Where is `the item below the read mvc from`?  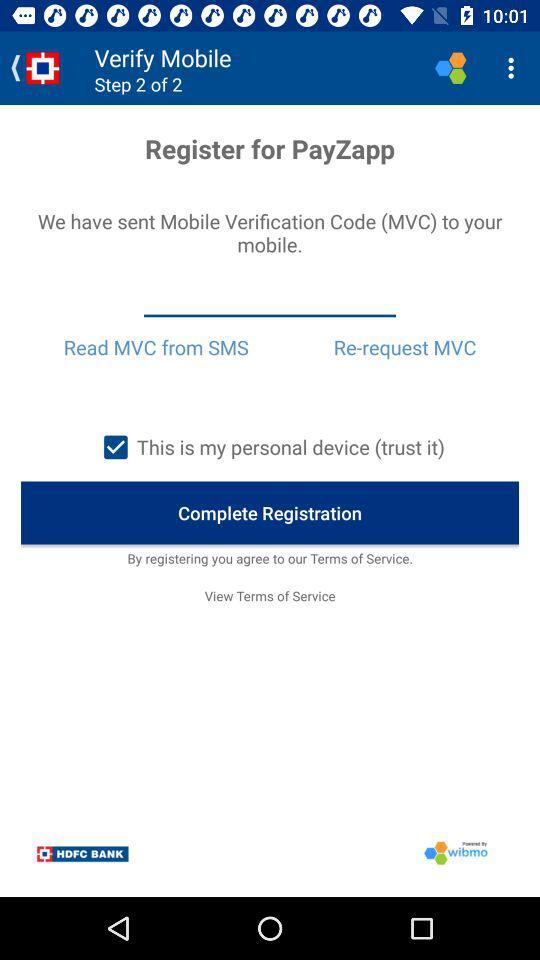
the item below the read mvc from is located at coordinates (269, 447).